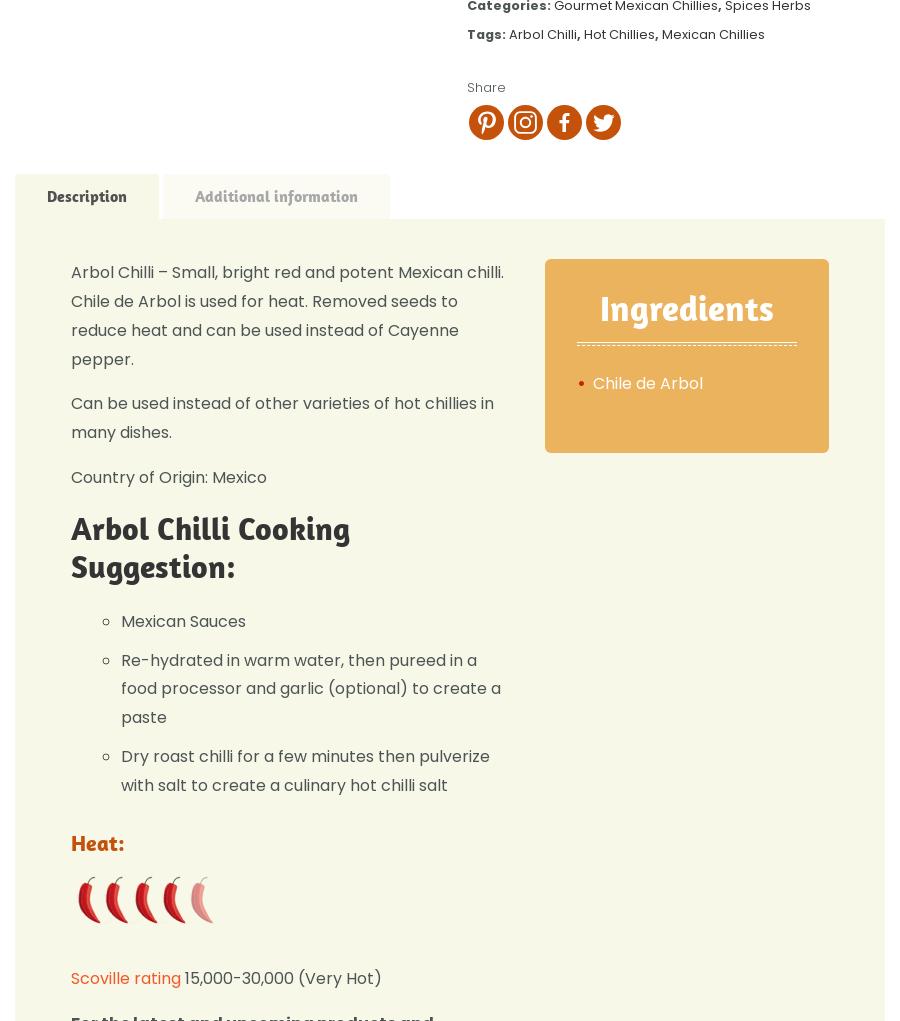 This screenshot has width=900, height=1021. Describe the element at coordinates (662, 32) in the screenshot. I see `'Mexican Chillies'` at that location.